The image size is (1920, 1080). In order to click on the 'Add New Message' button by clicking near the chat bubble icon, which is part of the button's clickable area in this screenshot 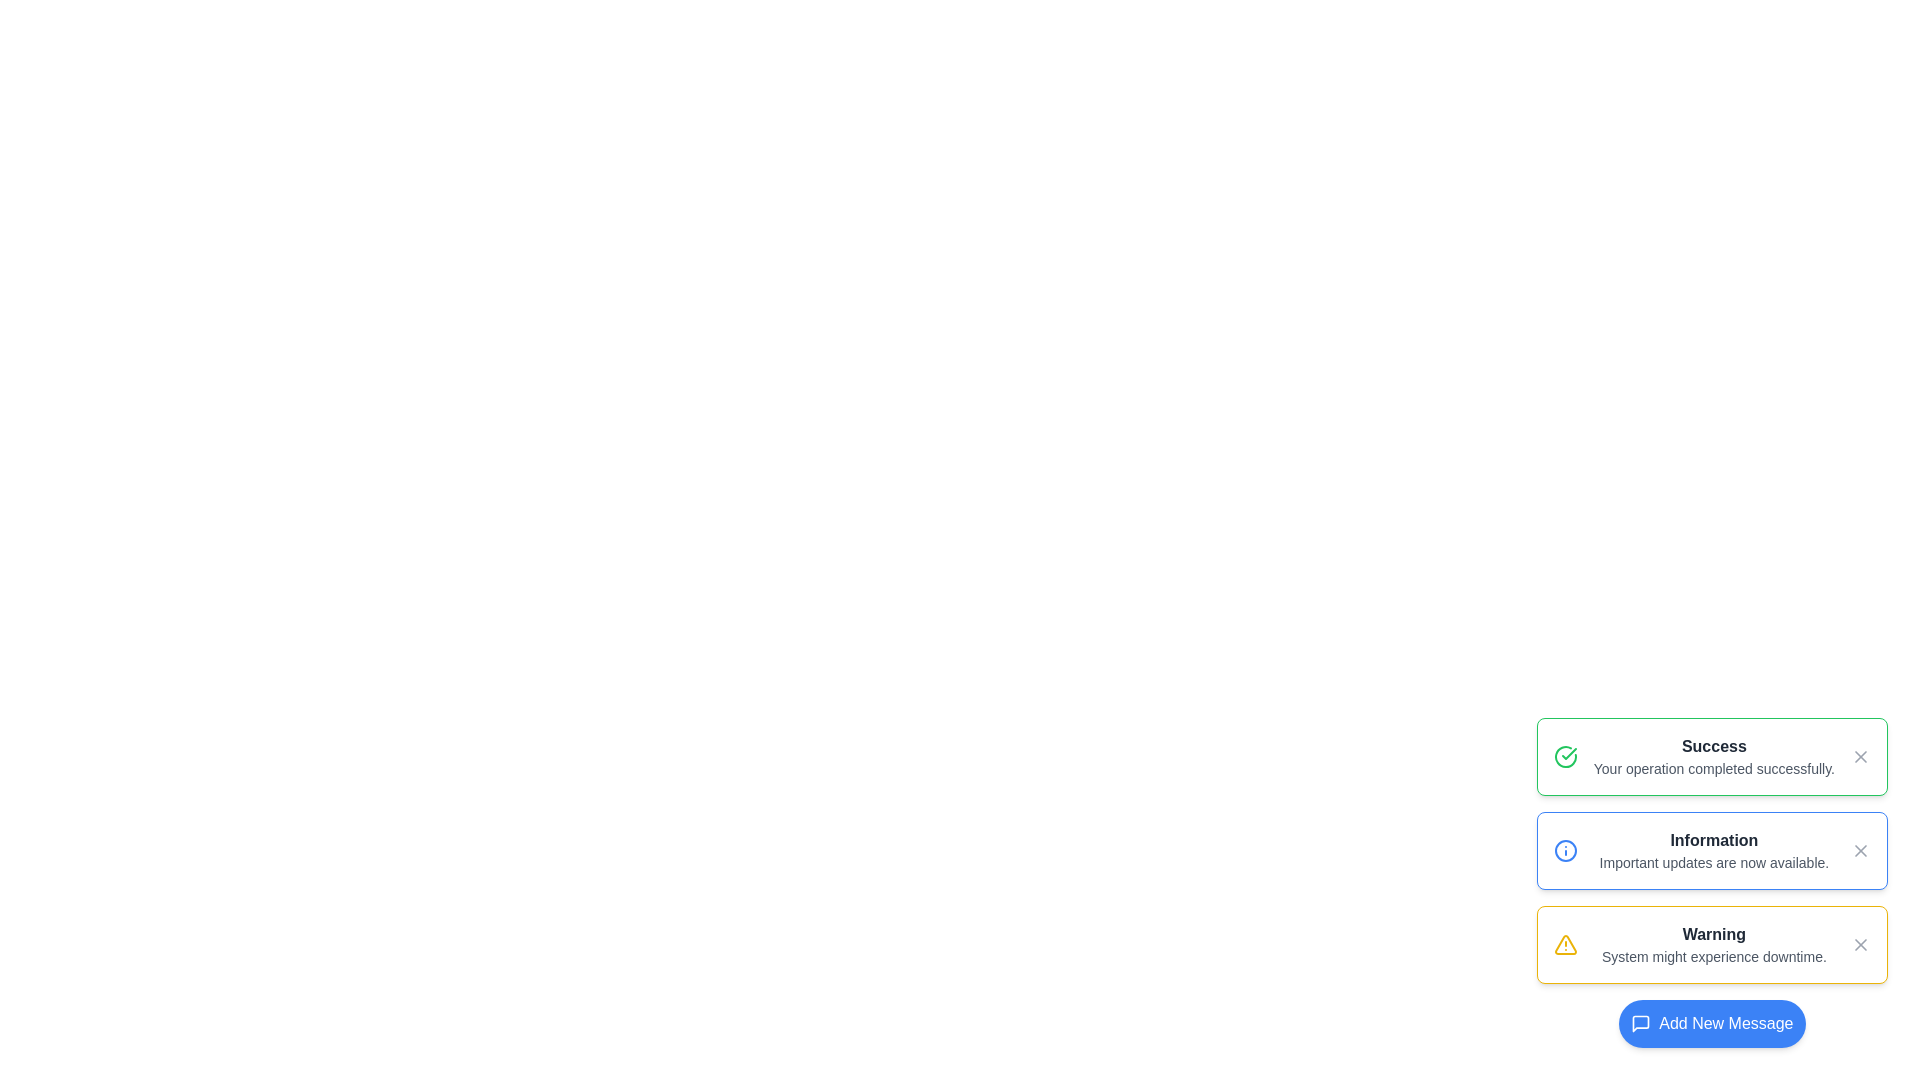, I will do `click(1641, 1023)`.